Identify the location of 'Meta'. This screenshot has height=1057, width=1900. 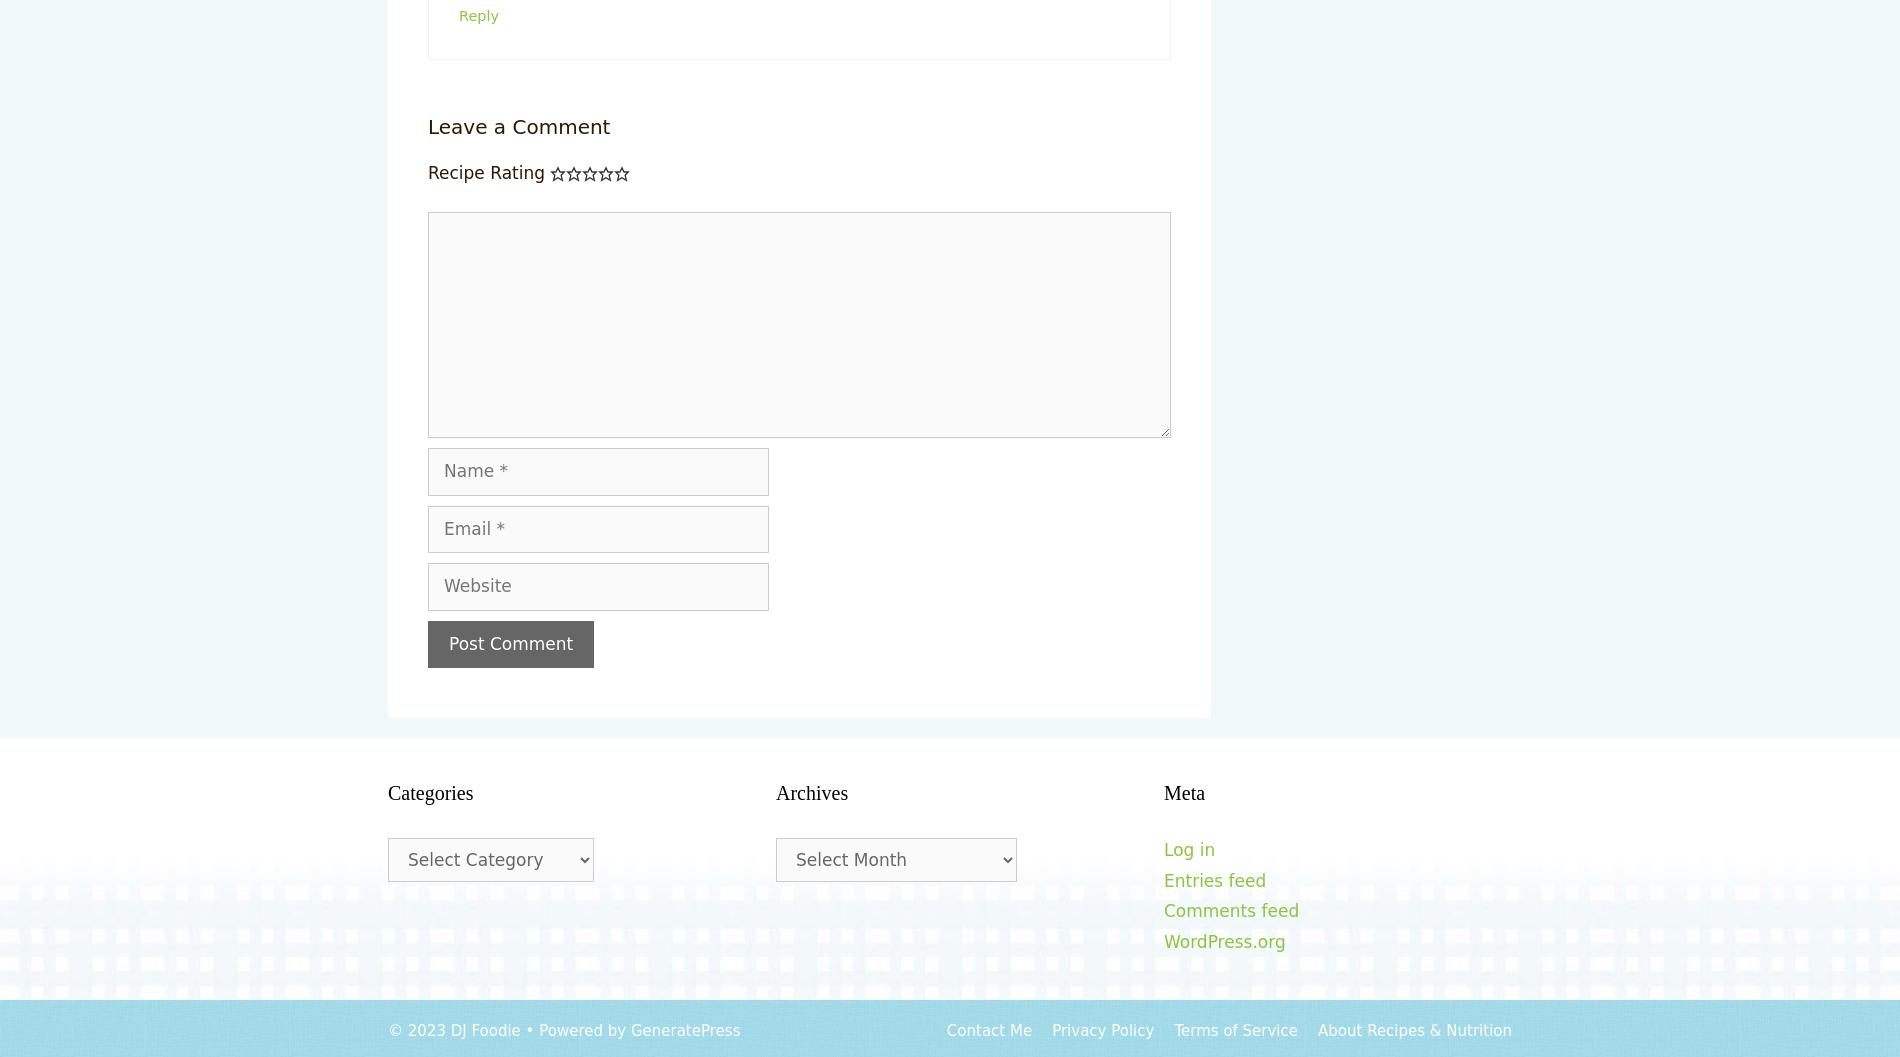
(1184, 792).